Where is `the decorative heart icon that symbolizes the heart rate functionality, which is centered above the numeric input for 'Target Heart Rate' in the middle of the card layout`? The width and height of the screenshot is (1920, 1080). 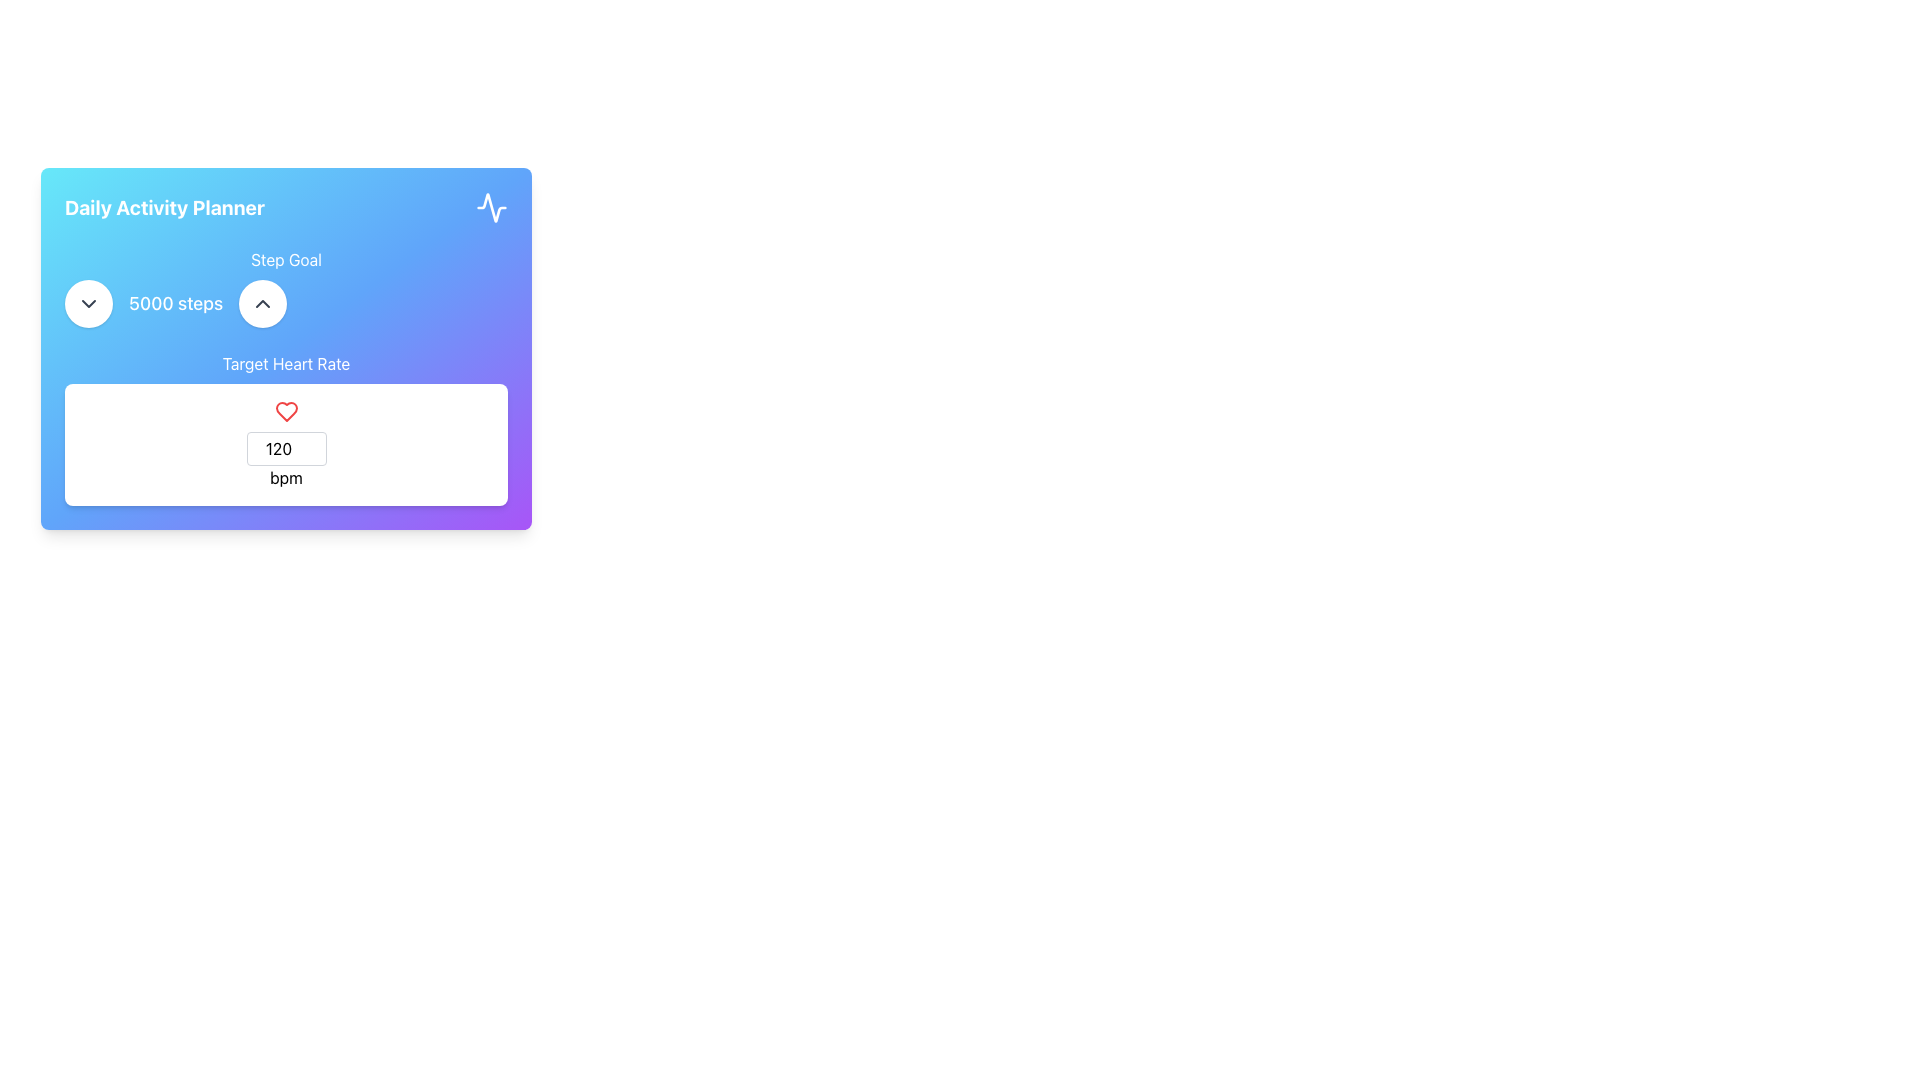
the decorative heart icon that symbolizes the heart rate functionality, which is centered above the numeric input for 'Target Heart Rate' in the middle of the card layout is located at coordinates (285, 411).